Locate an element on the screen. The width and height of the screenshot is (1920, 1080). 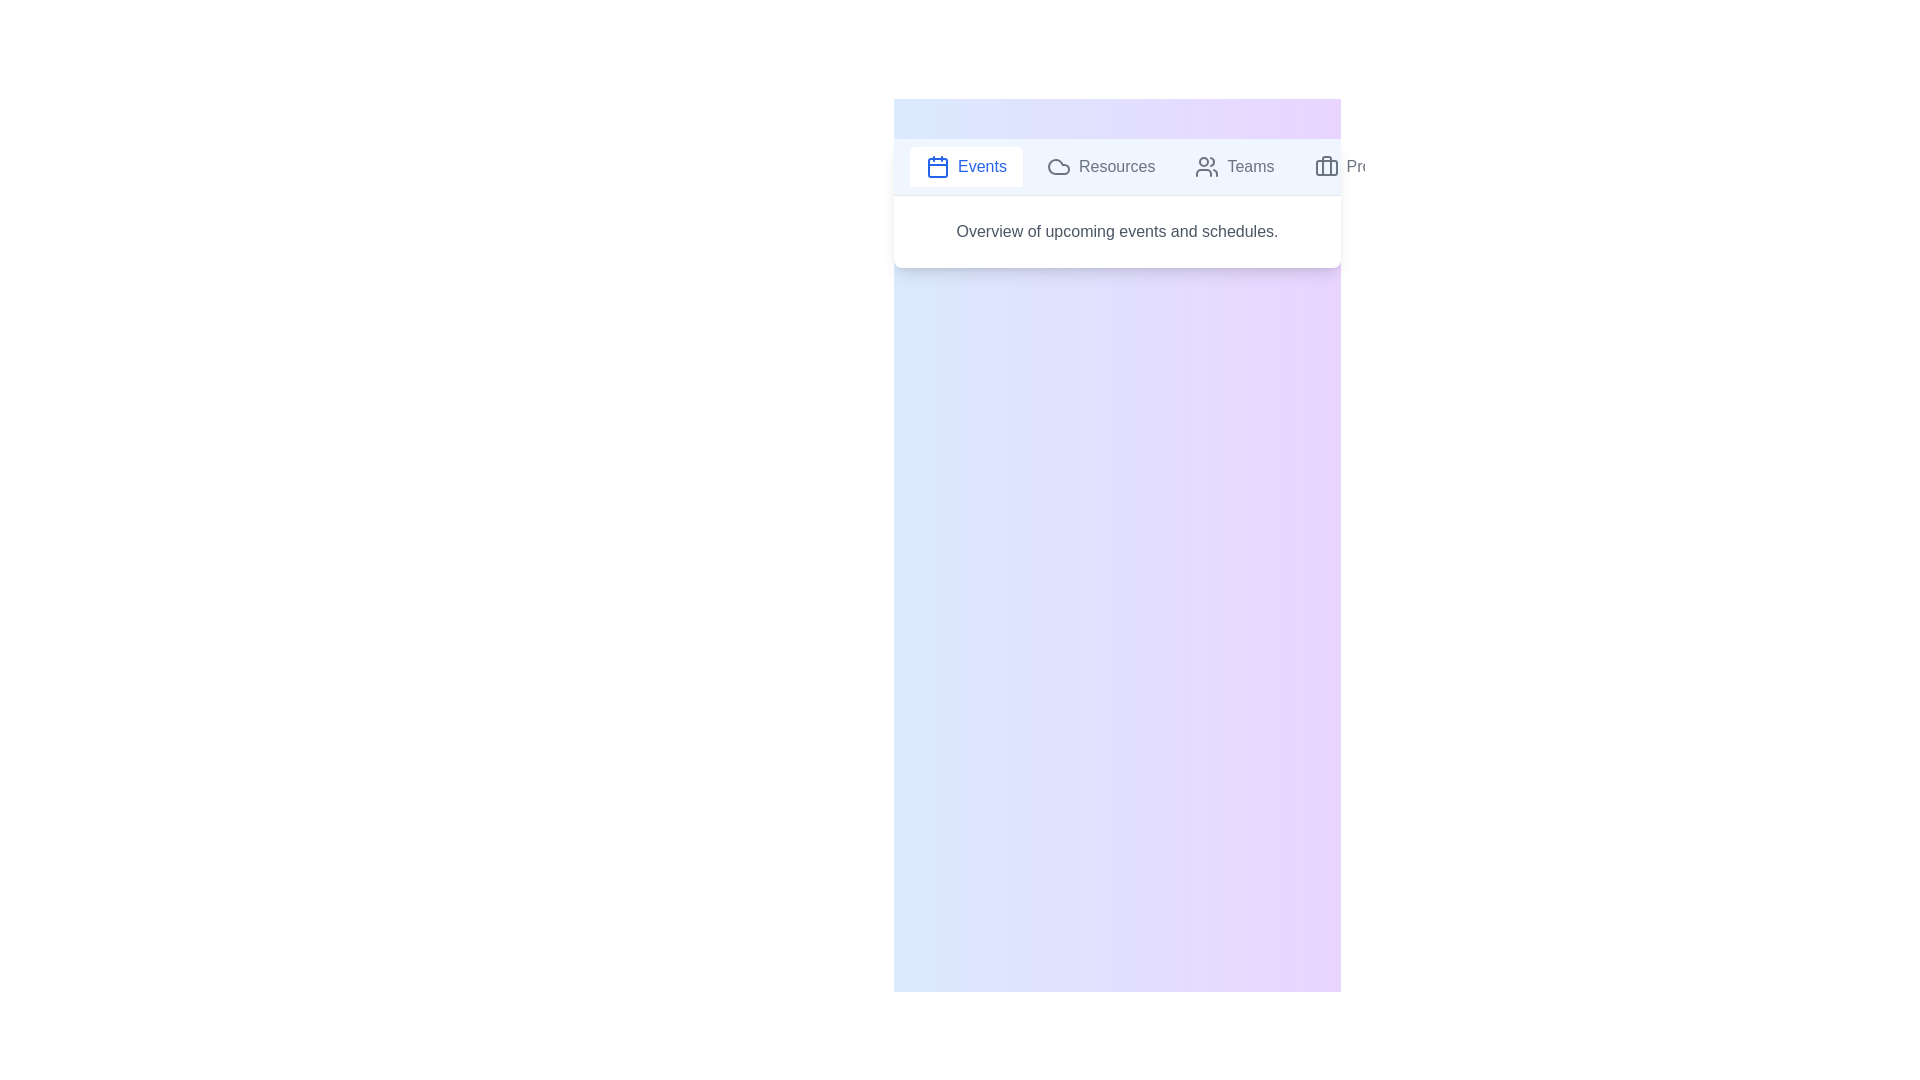
the icon of the tab labeled Events is located at coordinates (936, 165).